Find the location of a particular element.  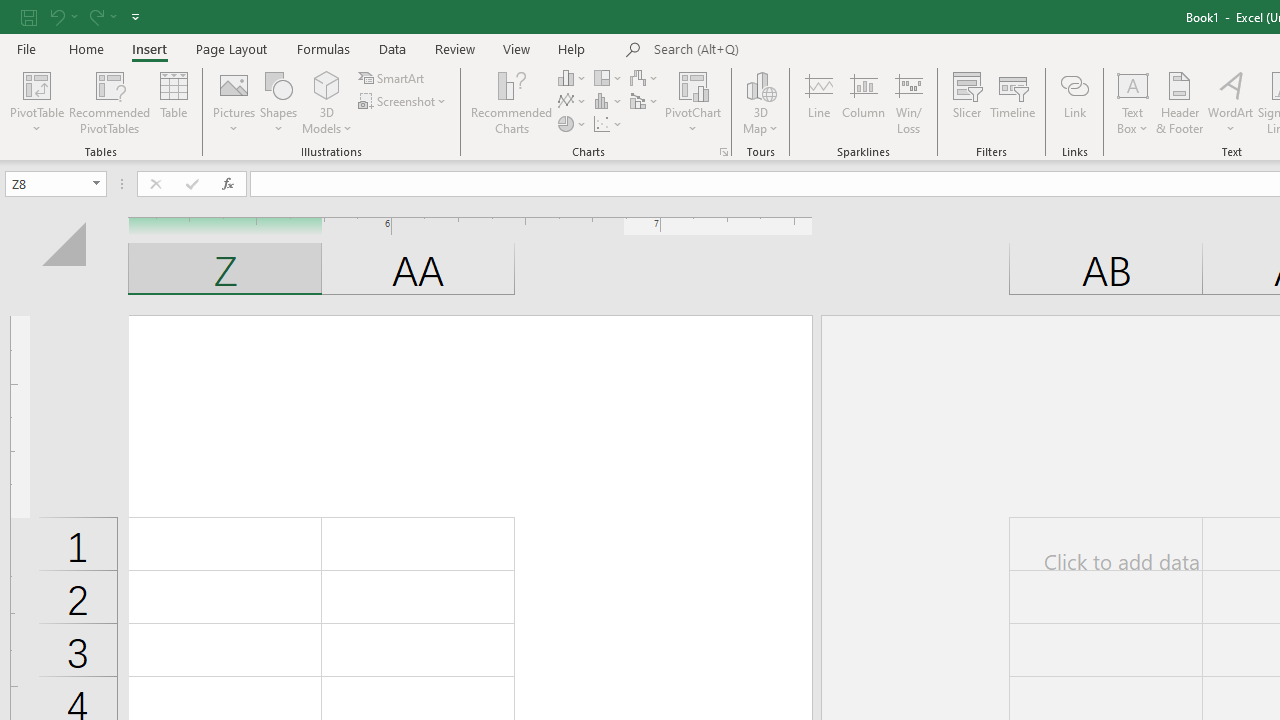

'Link' is located at coordinates (1073, 103).